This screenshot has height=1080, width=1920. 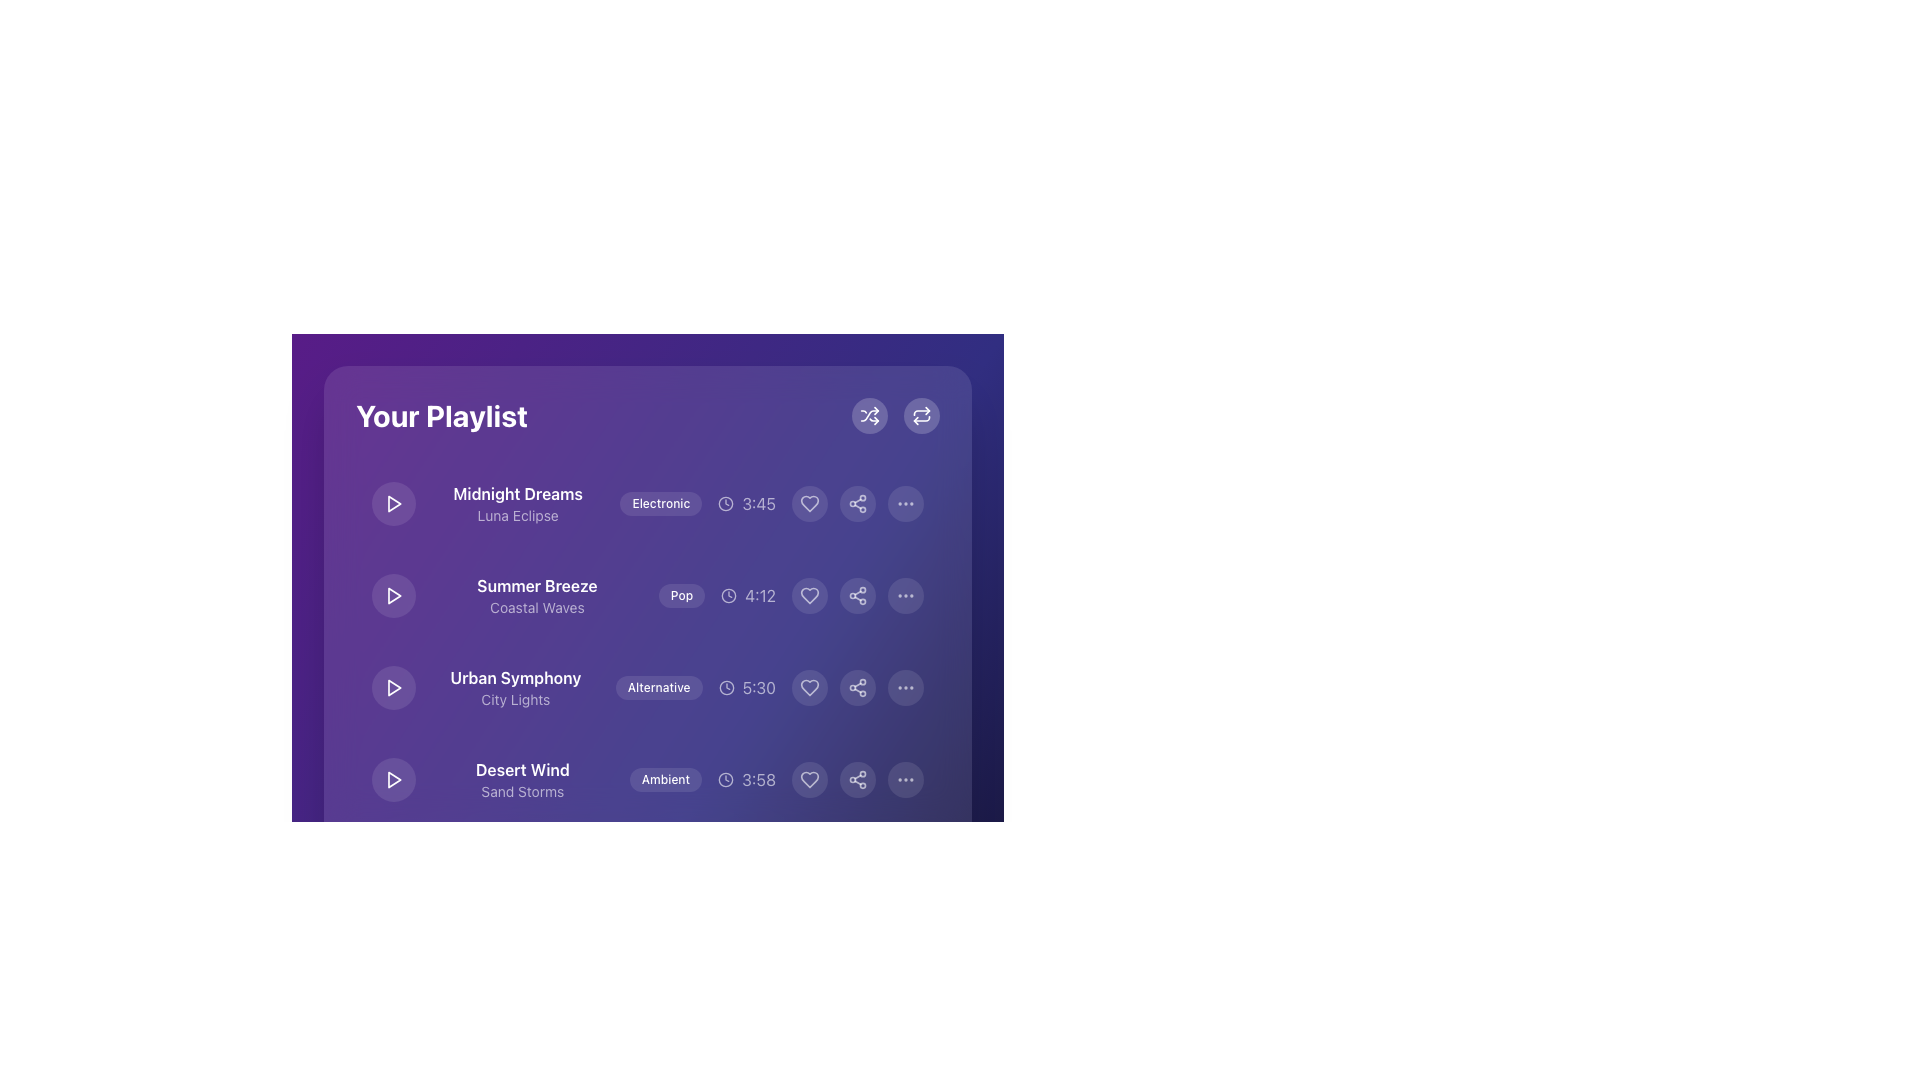 I want to click on the play button for the 'Summer Breeze' song, so click(x=393, y=595).